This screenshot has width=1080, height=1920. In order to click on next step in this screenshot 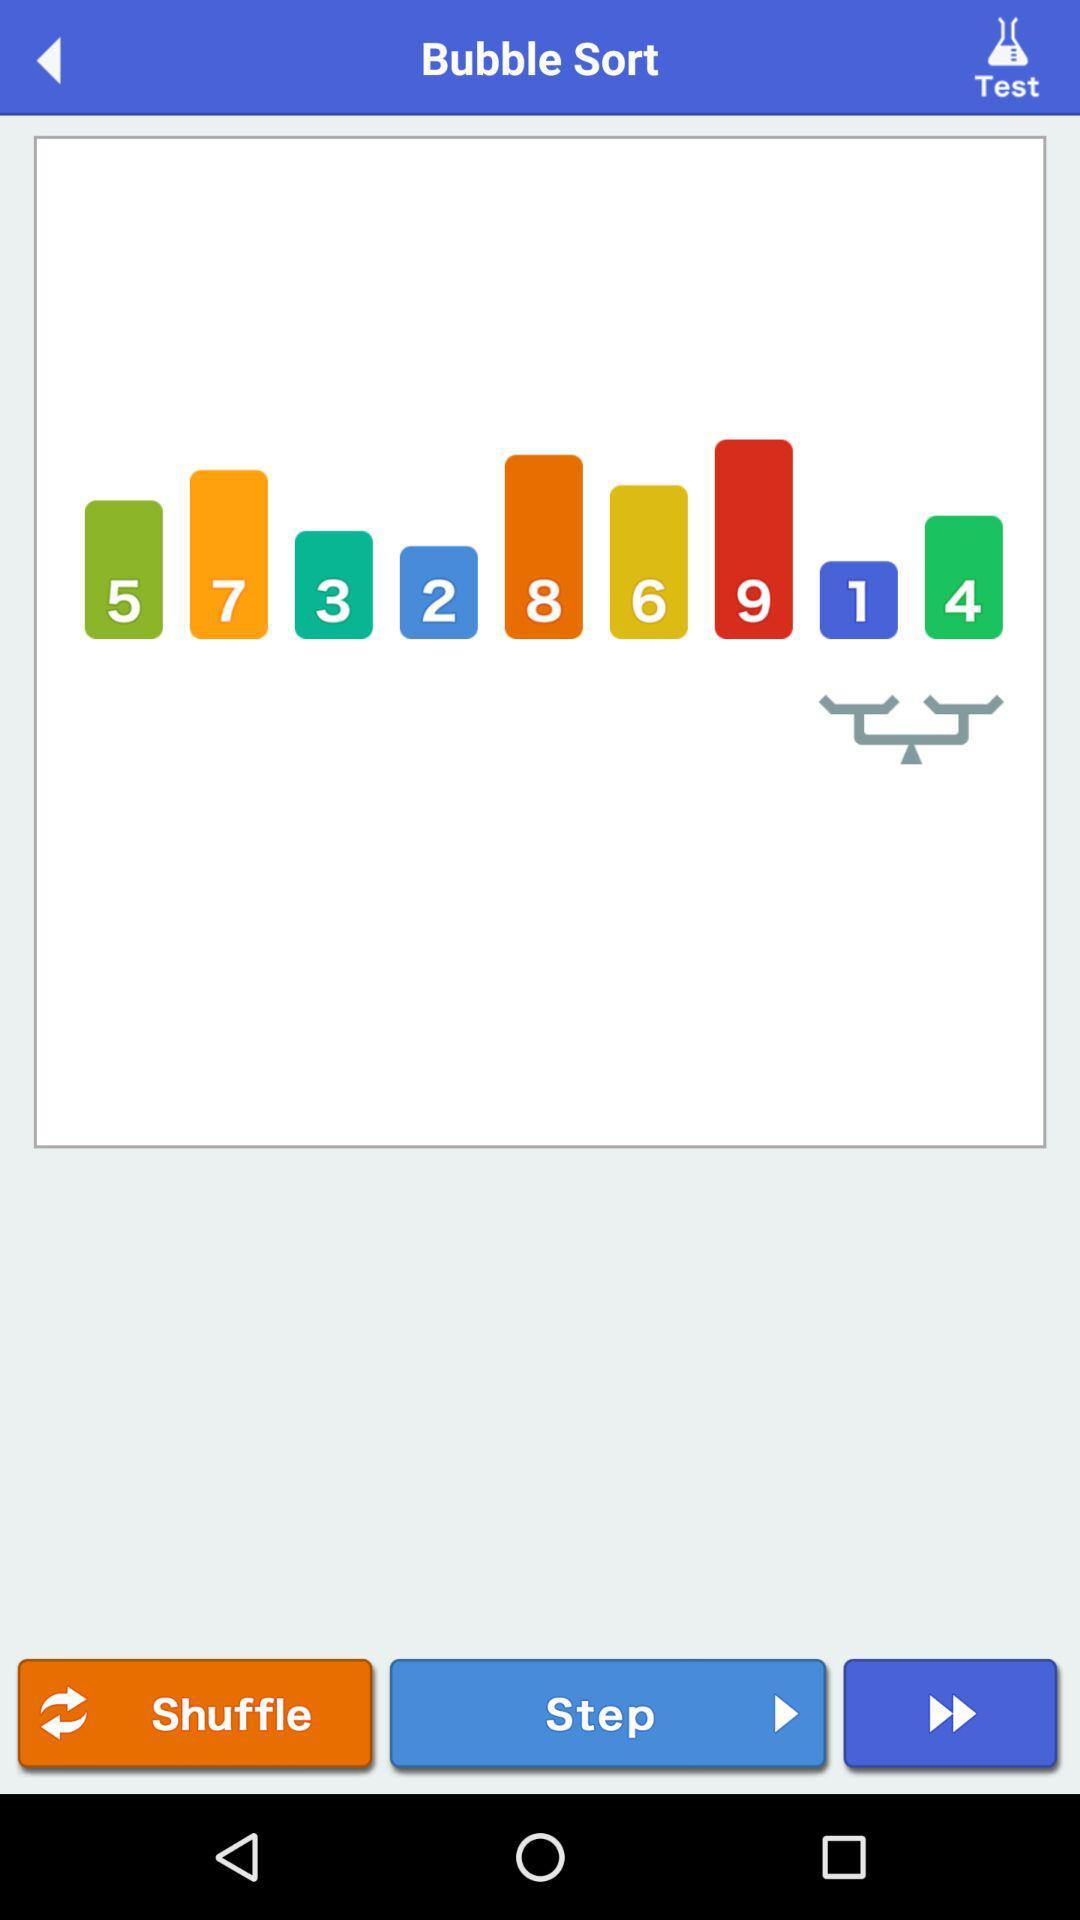, I will do `click(609, 1716)`.